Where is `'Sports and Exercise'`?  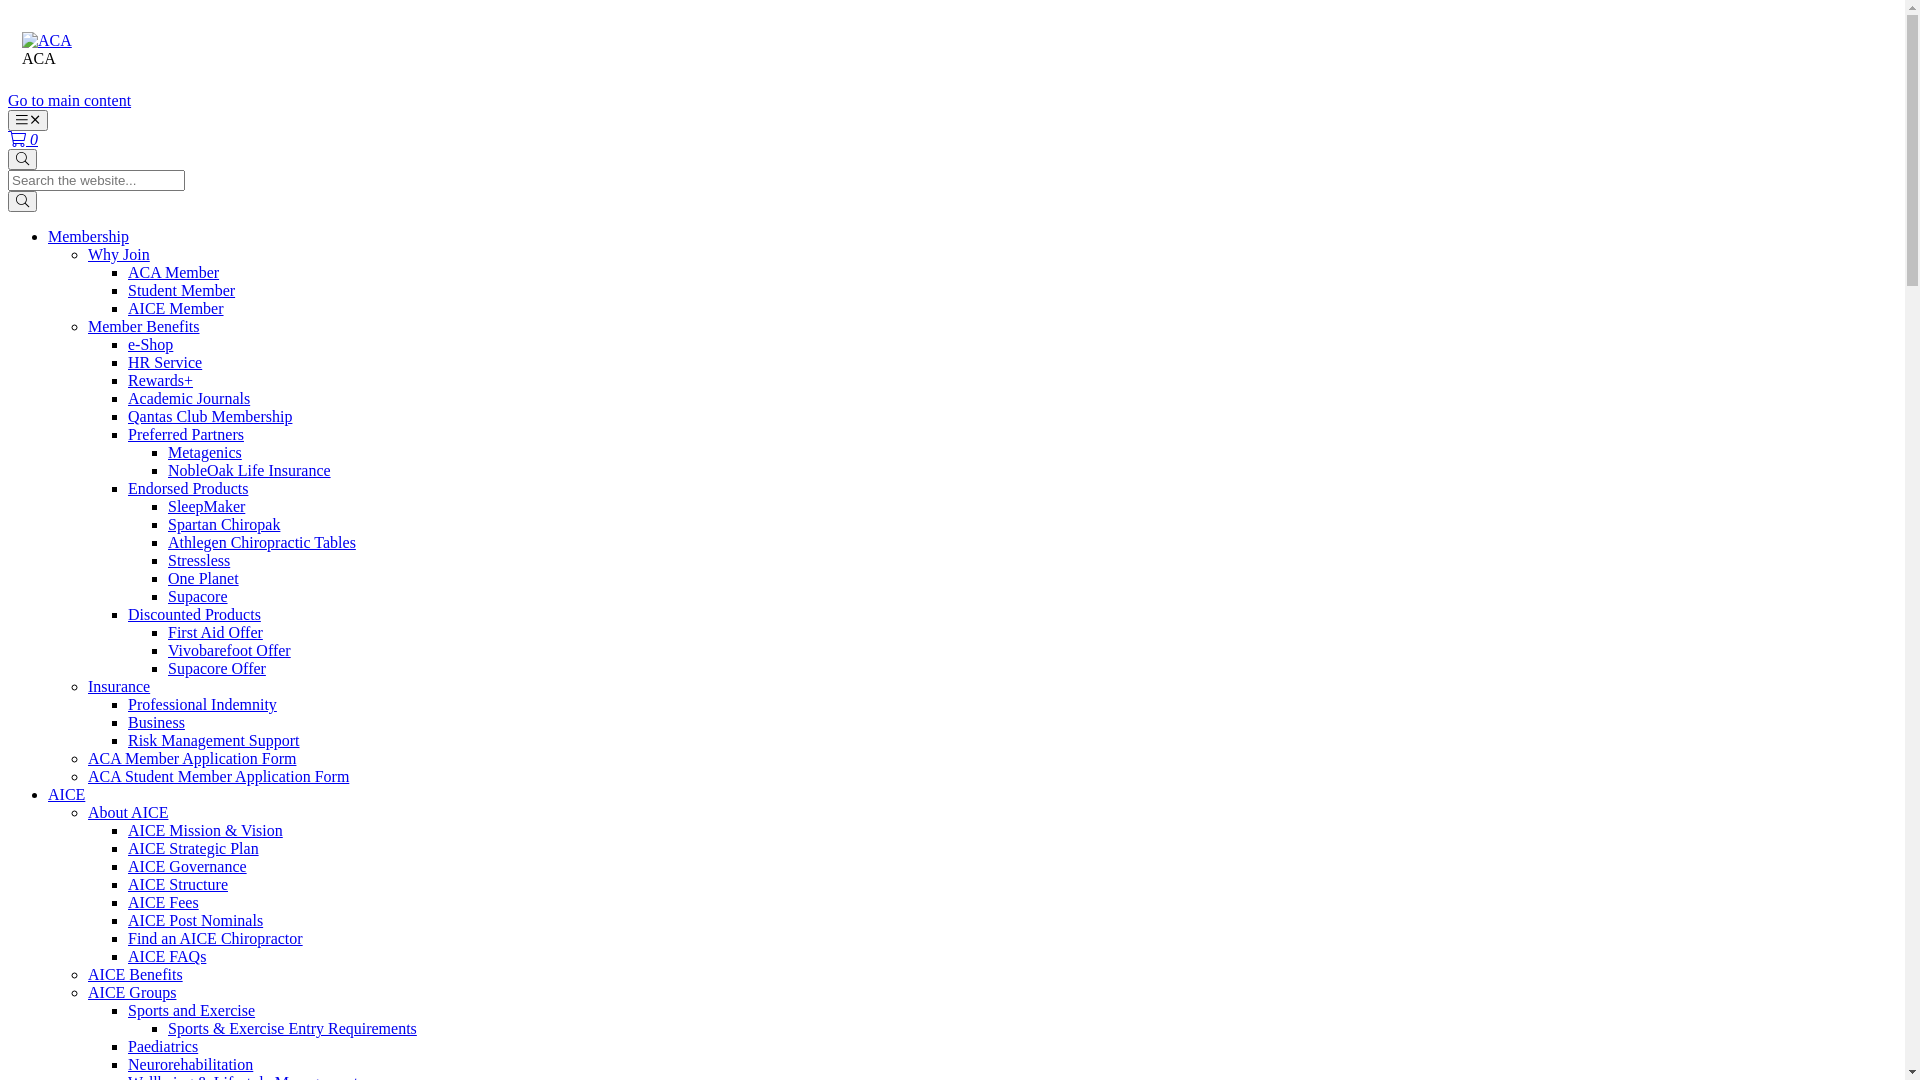 'Sports and Exercise' is located at coordinates (191, 1010).